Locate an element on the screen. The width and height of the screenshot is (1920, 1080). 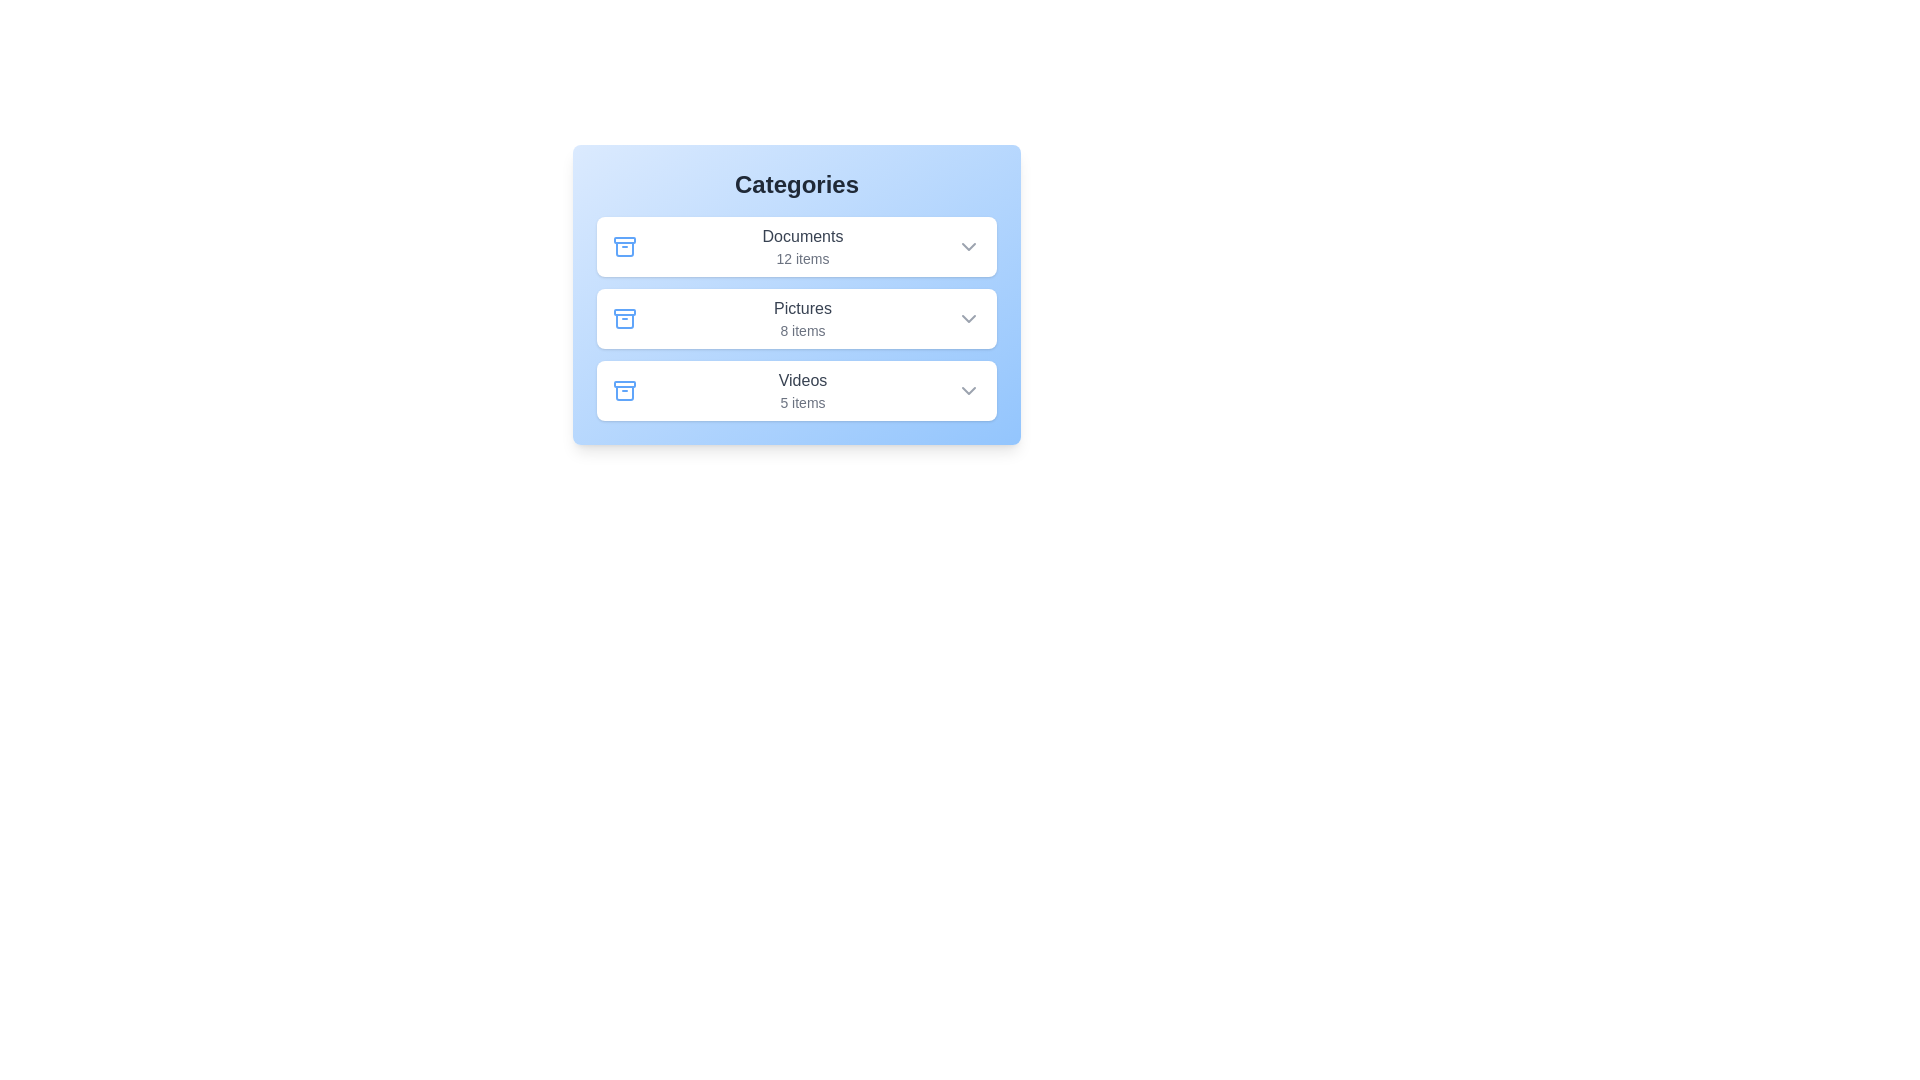
the category item Pictures to highlight it is located at coordinates (795, 318).